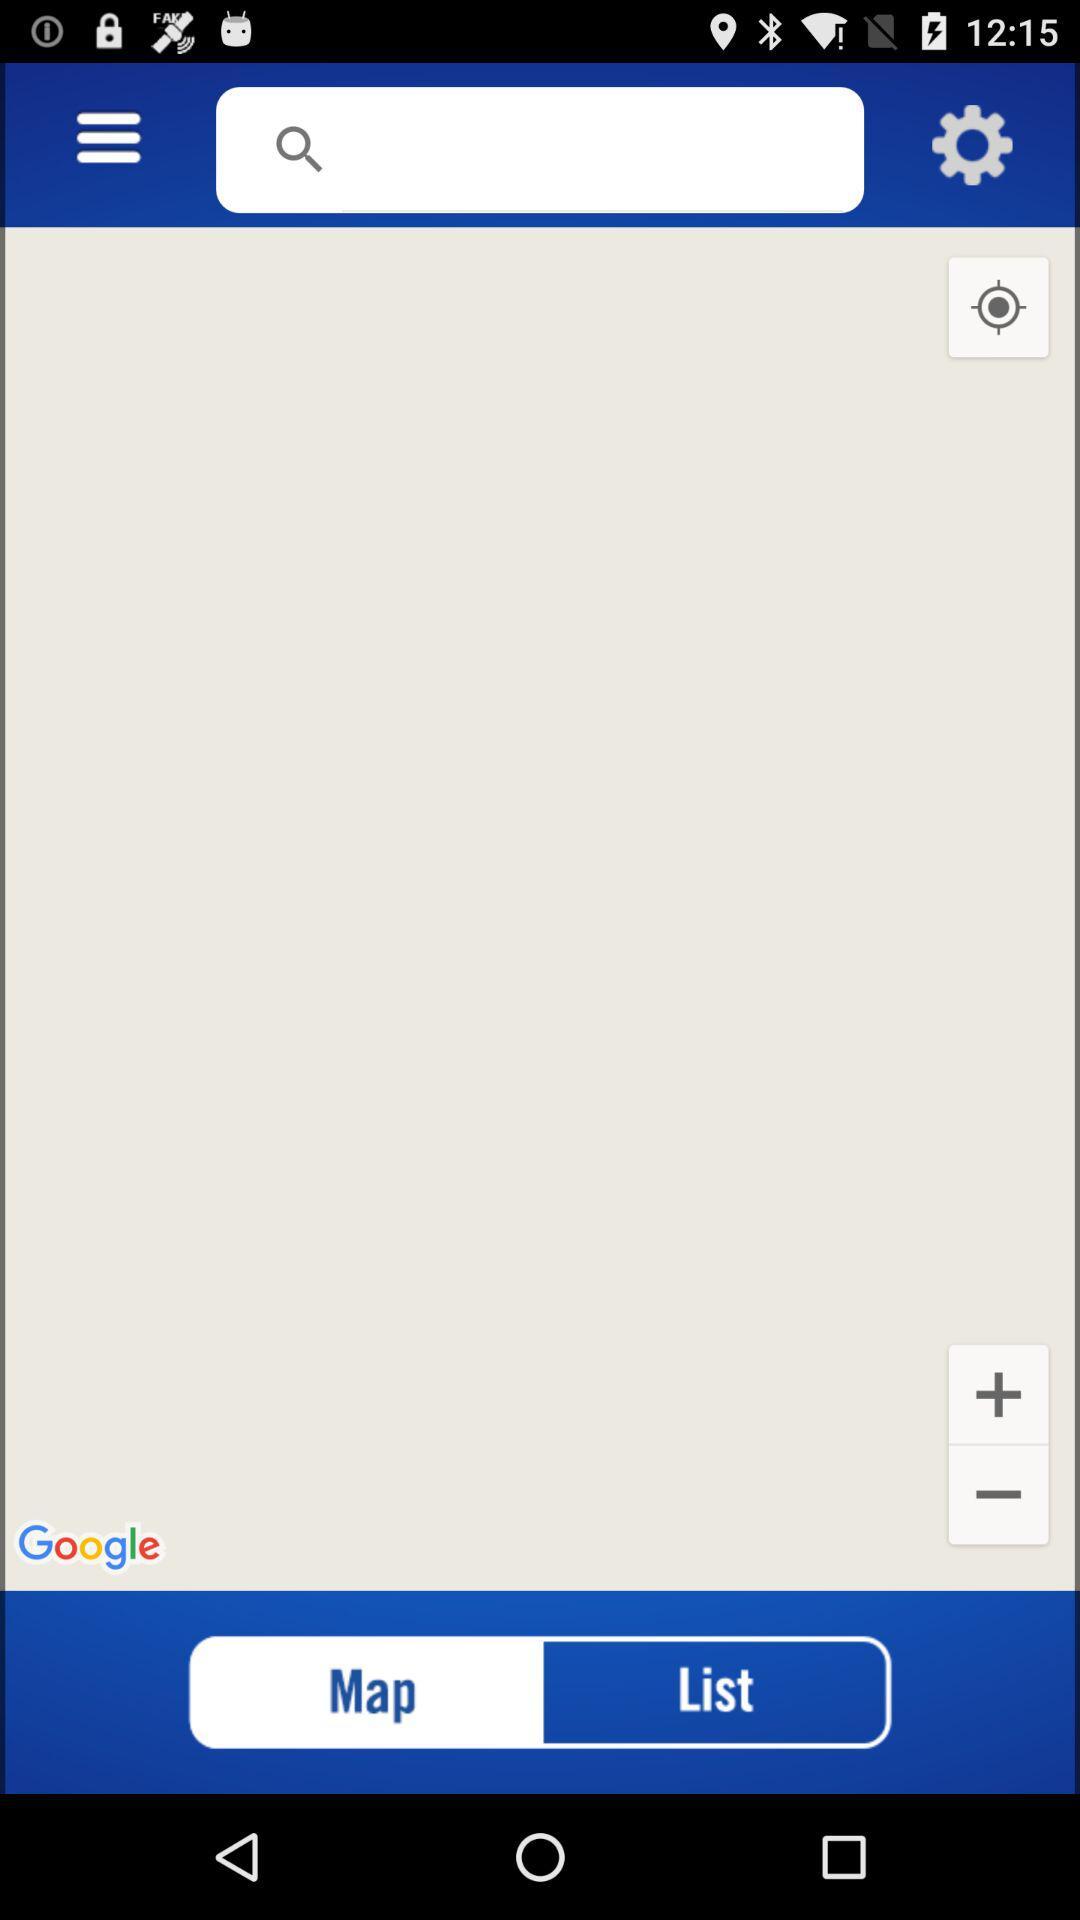 This screenshot has width=1080, height=1920. What do you see at coordinates (108, 148) in the screenshot?
I see `the menu icon` at bounding box center [108, 148].